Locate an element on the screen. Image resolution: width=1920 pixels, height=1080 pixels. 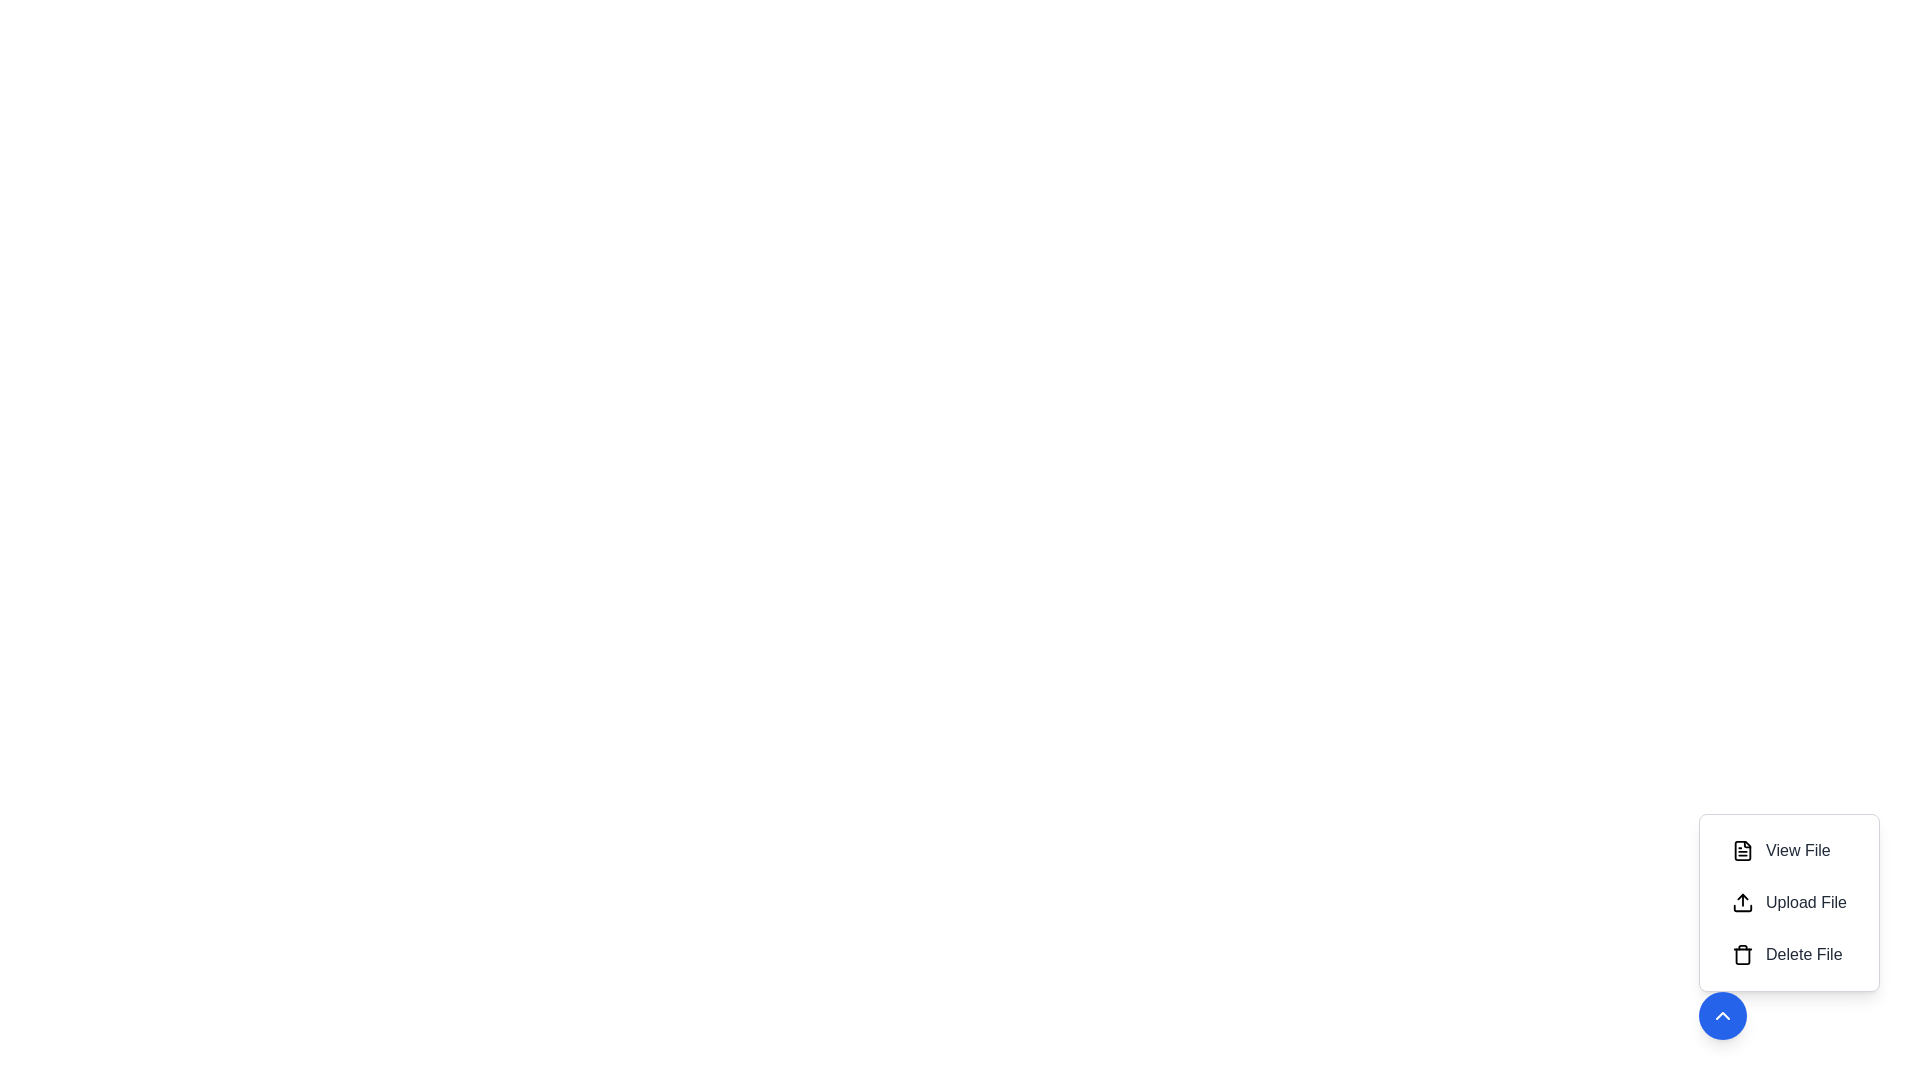
the 'View File' button to activate the action is located at coordinates (1789, 851).